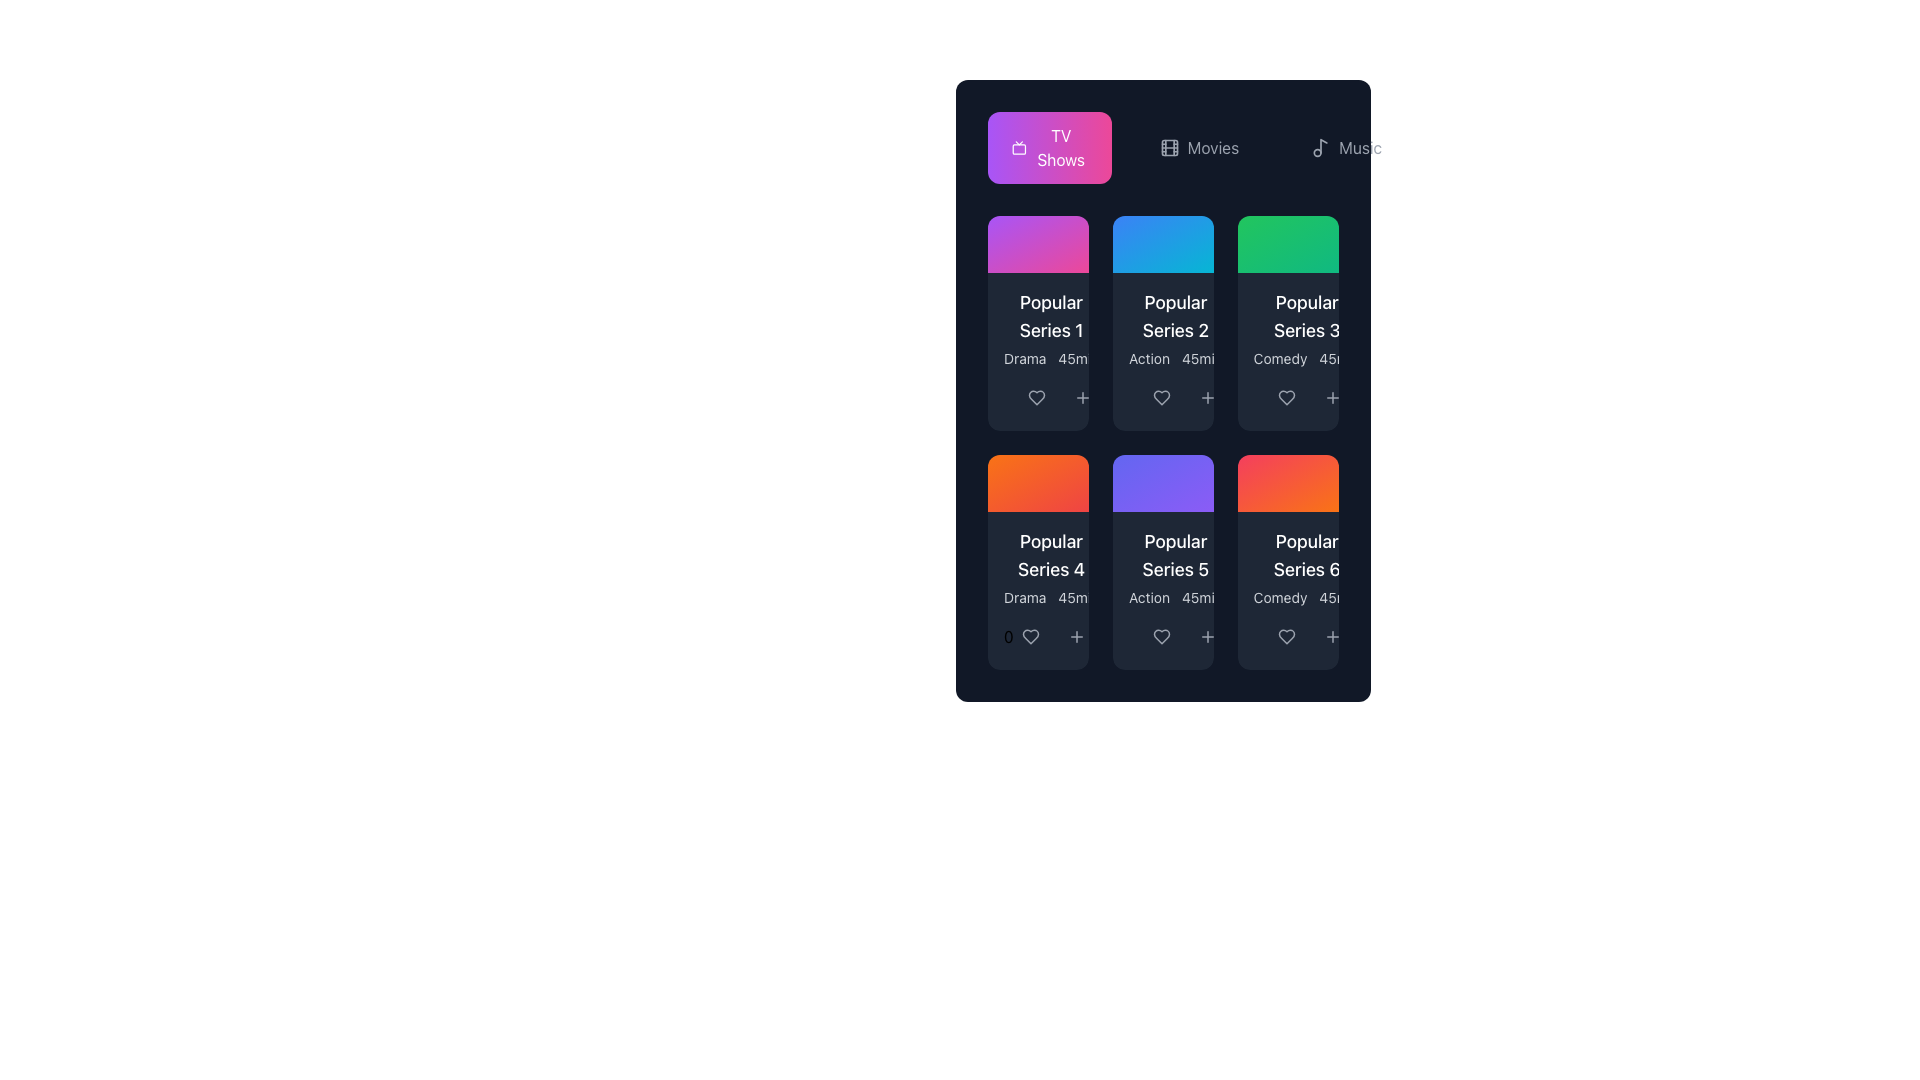 Image resolution: width=1920 pixels, height=1080 pixels. Describe the element at coordinates (1077, 596) in the screenshot. I see `the text label displaying the time-duration indication ('45 minutes') for the 'Popular Series 4' card, which is located in the lower-left section of the content grid` at that location.